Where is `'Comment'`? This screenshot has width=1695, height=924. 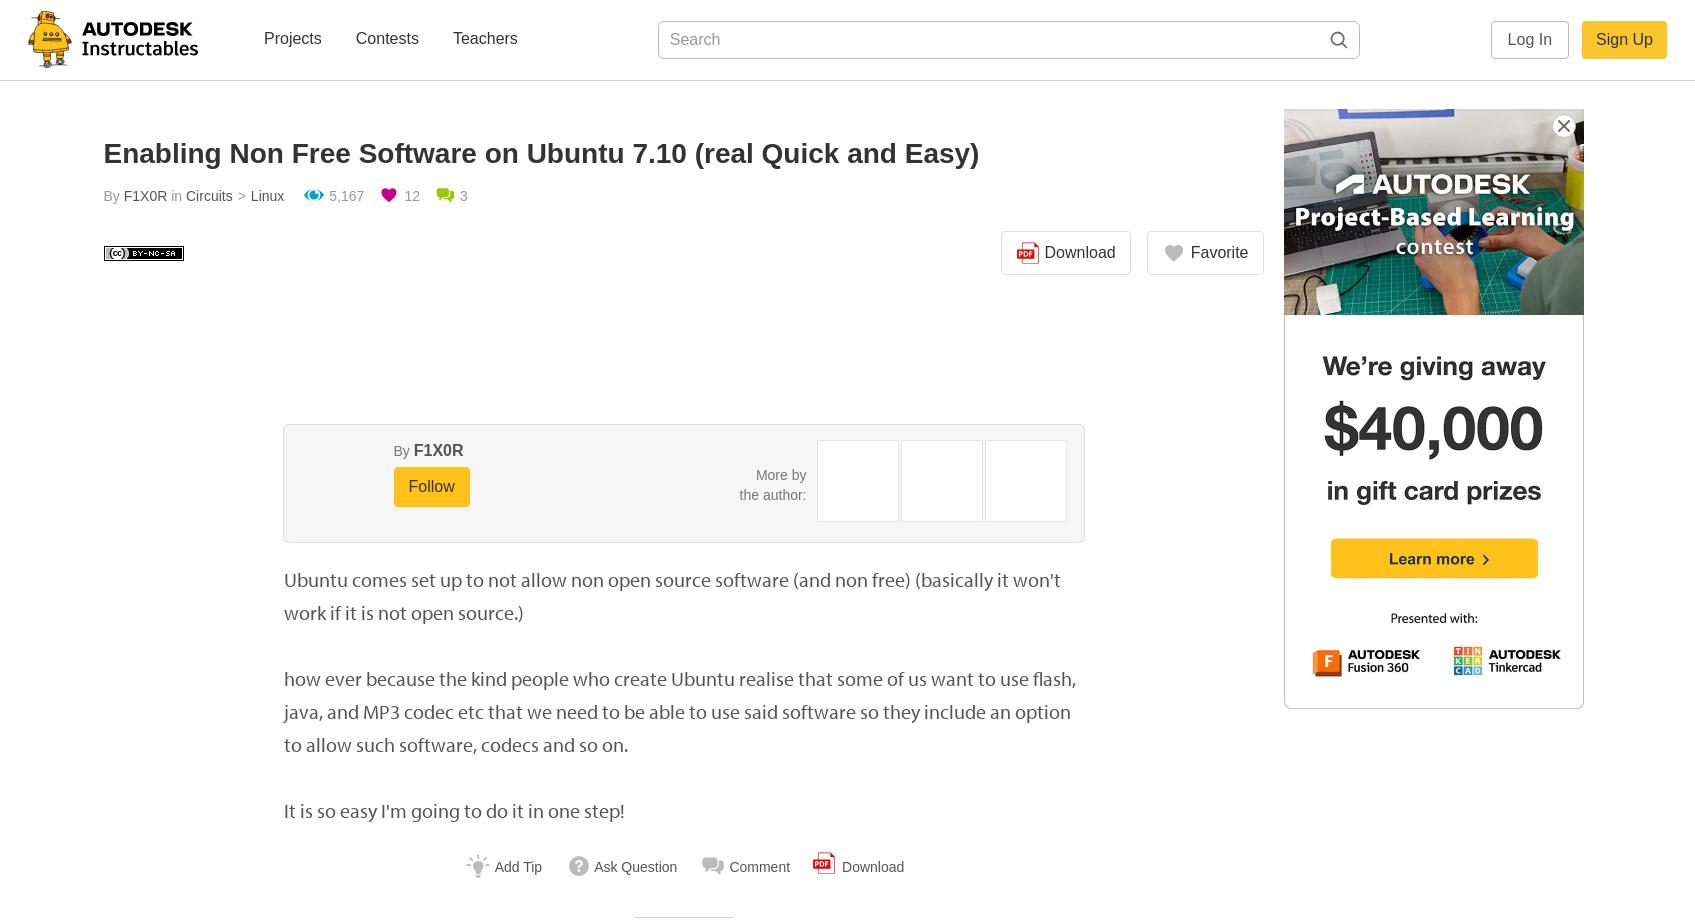 'Comment' is located at coordinates (758, 866).